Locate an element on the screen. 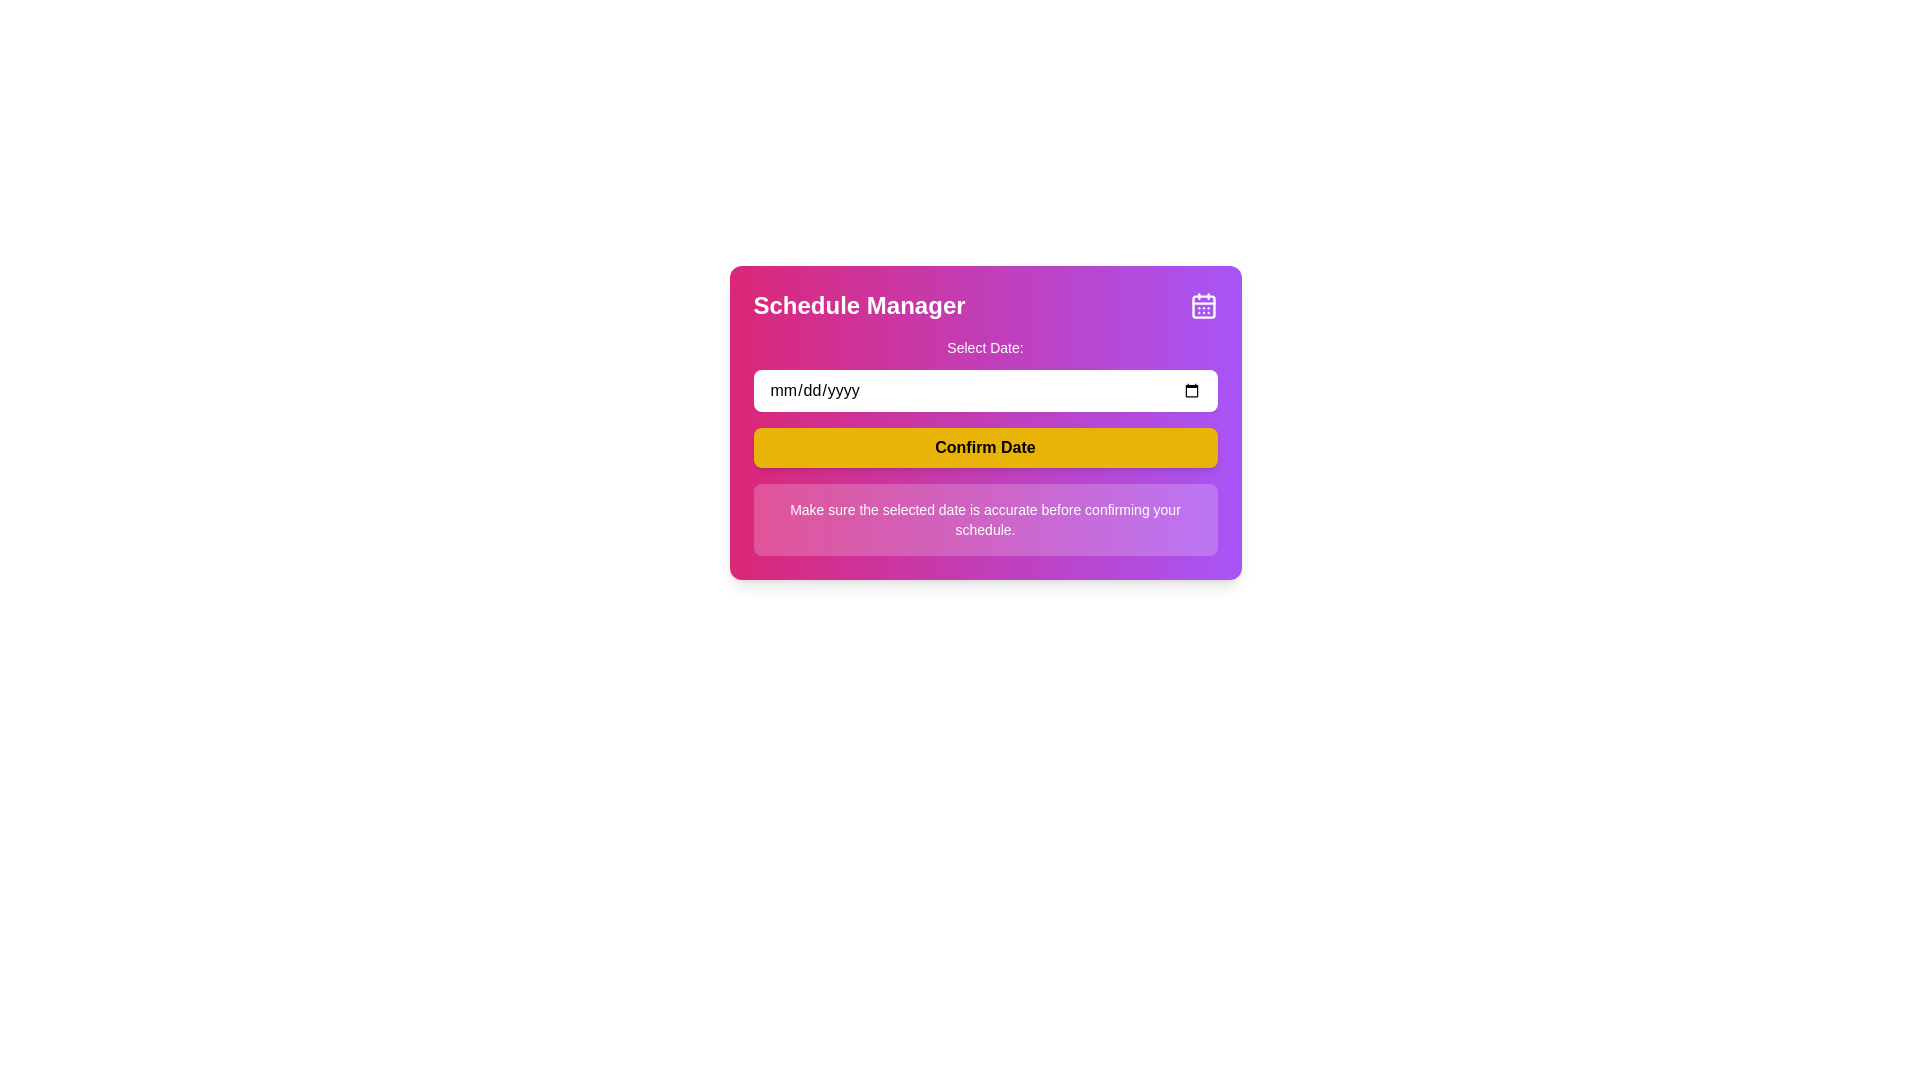  the calendar icon button located on the far right of the purple header section, adjacent to the 'Schedule Manager' text is located at coordinates (1202, 305).